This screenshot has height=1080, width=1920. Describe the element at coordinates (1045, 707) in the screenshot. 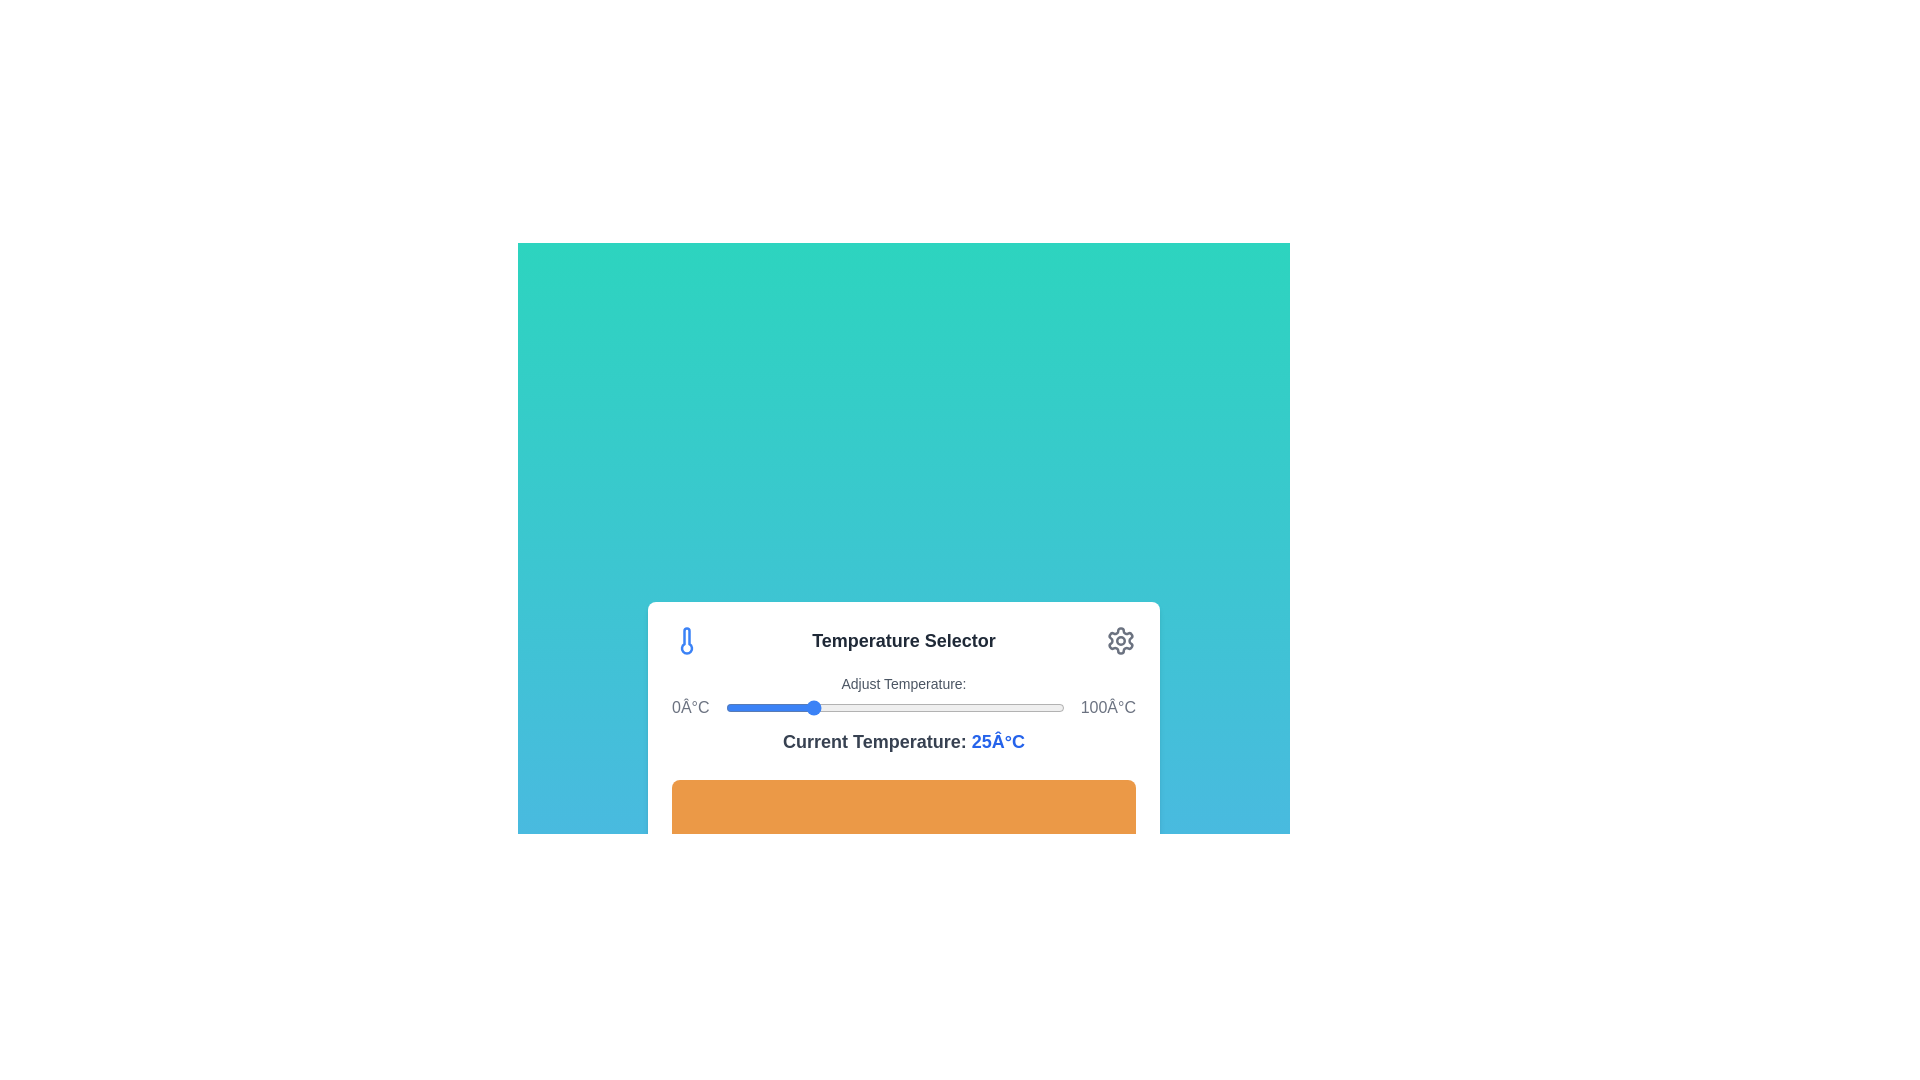

I see `the temperature to 95°C by moving the slider` at that location.